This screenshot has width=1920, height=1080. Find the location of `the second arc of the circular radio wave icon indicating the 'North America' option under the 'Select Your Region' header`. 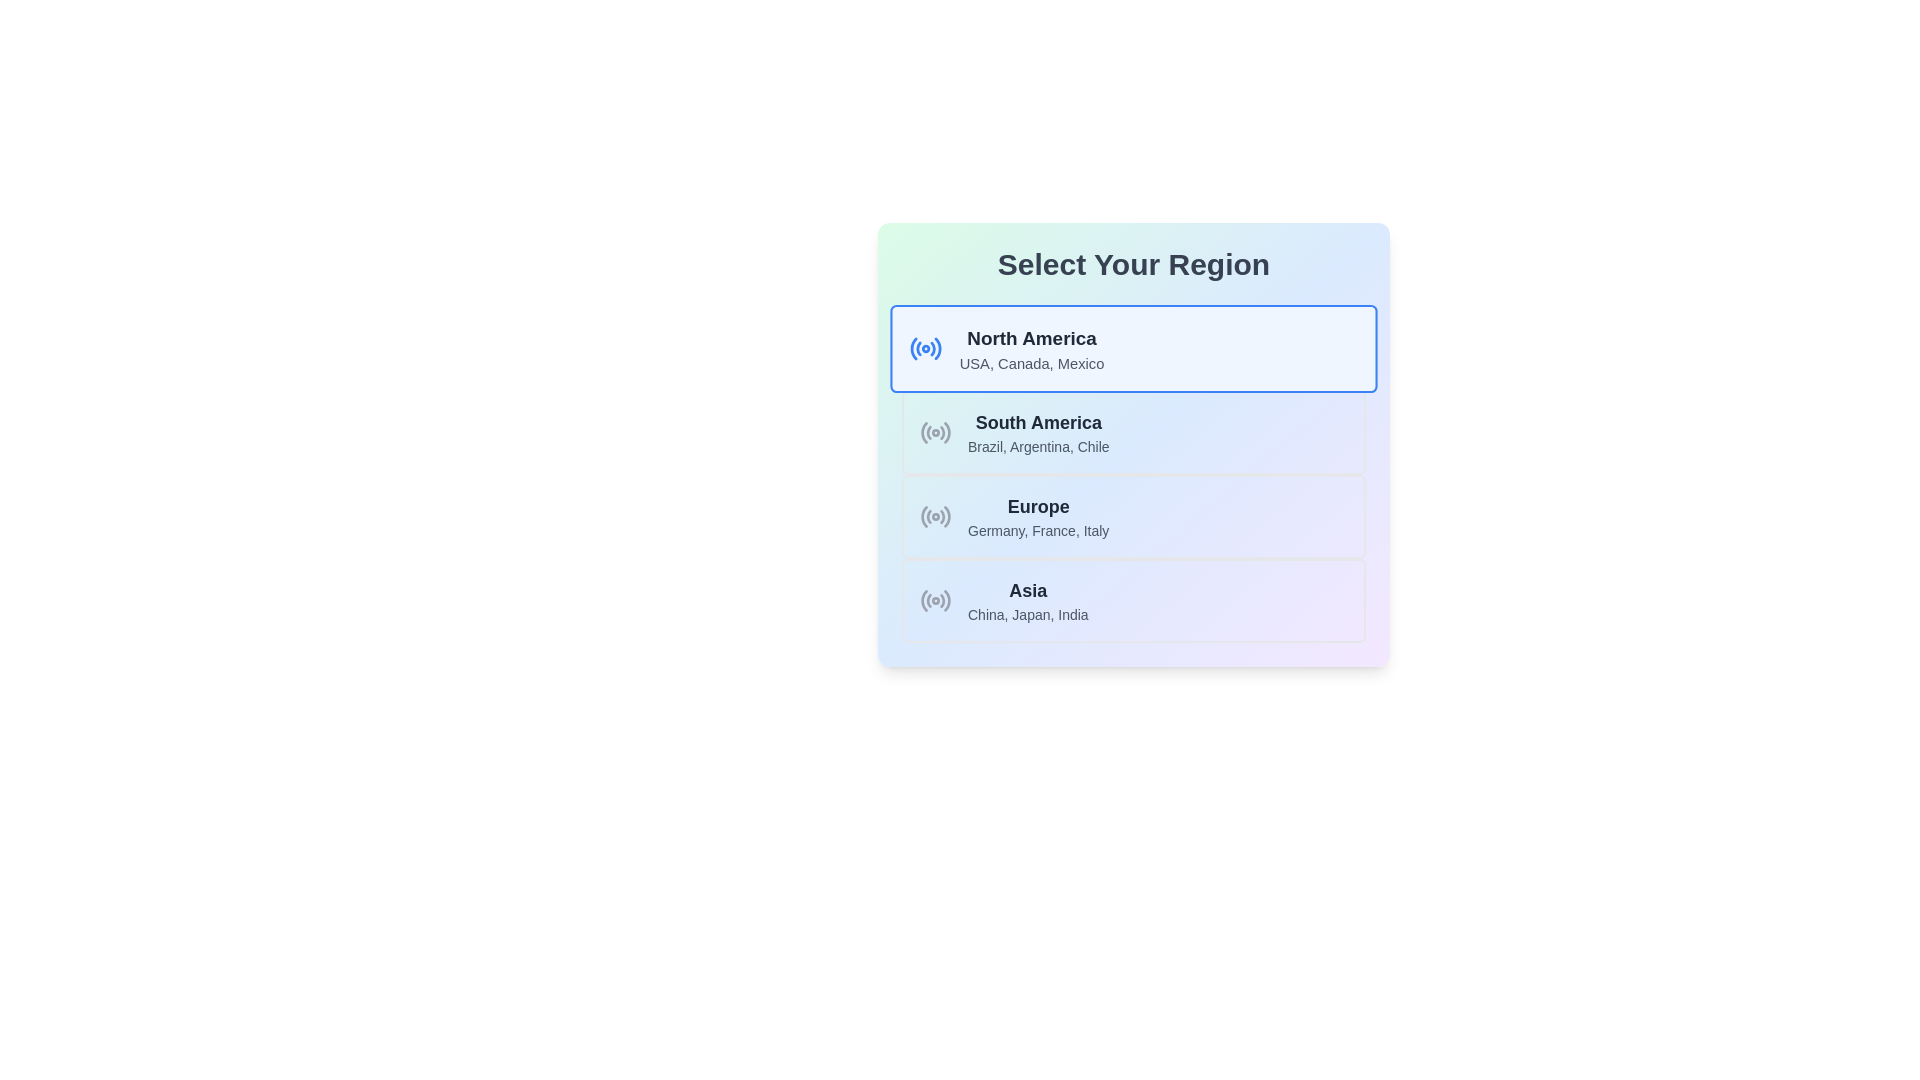

the second arc of the circular radio wave icon indicating the 'North America' option under the 'Select Your Region' header is located at coordinates (918, 347).